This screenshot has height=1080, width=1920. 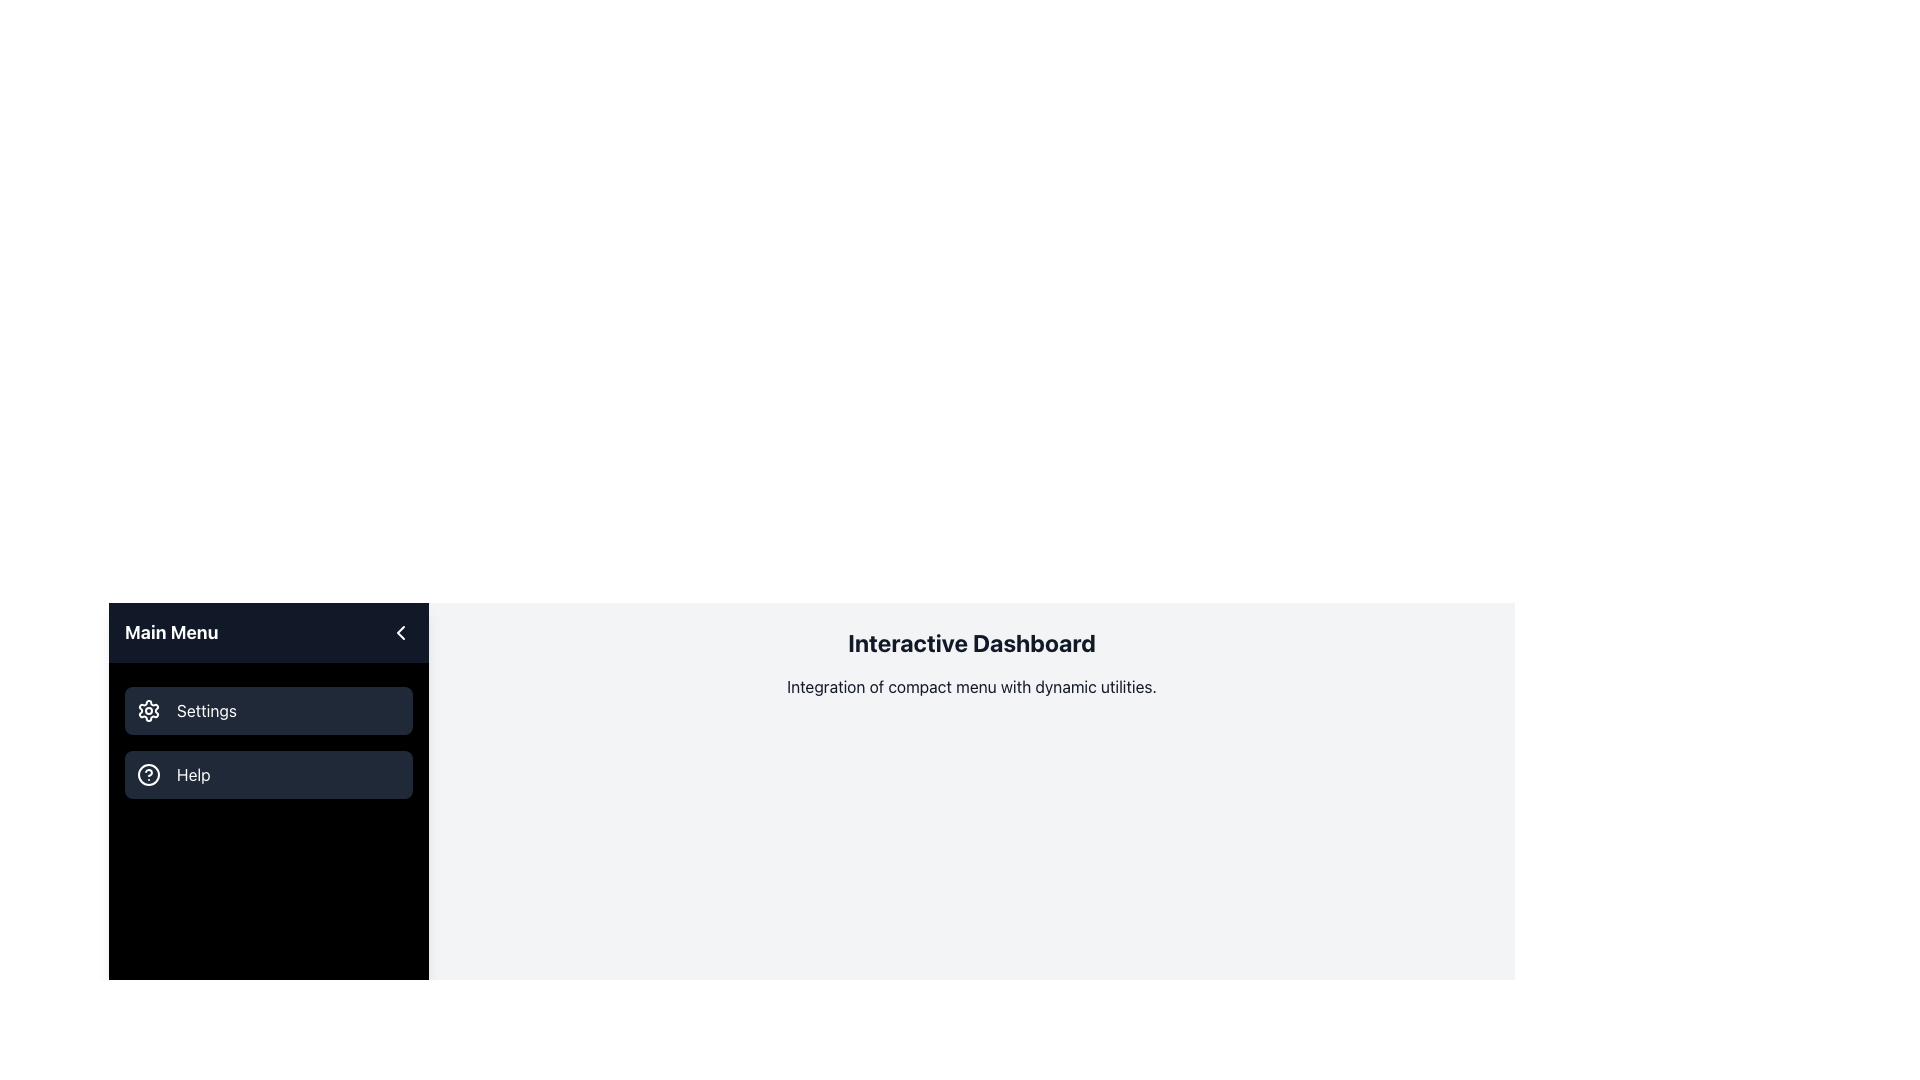 I want to click on the left chevron icon button located in the top-left segment of the interface, so click(x=400, y=632).